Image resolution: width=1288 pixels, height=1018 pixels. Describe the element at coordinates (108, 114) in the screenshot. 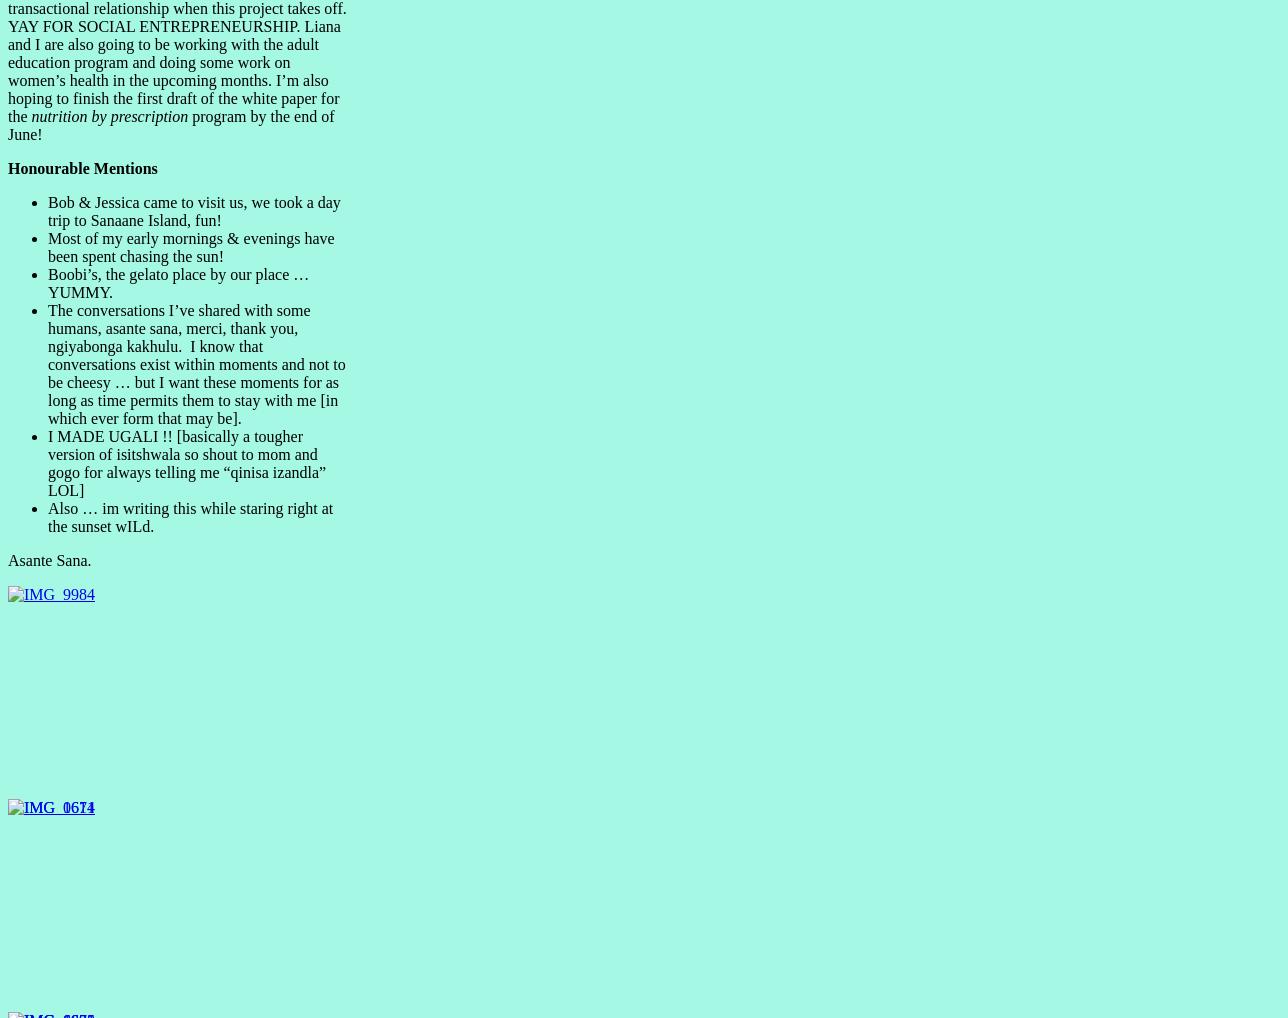

I see `'nutrition by prescription'` at that location.